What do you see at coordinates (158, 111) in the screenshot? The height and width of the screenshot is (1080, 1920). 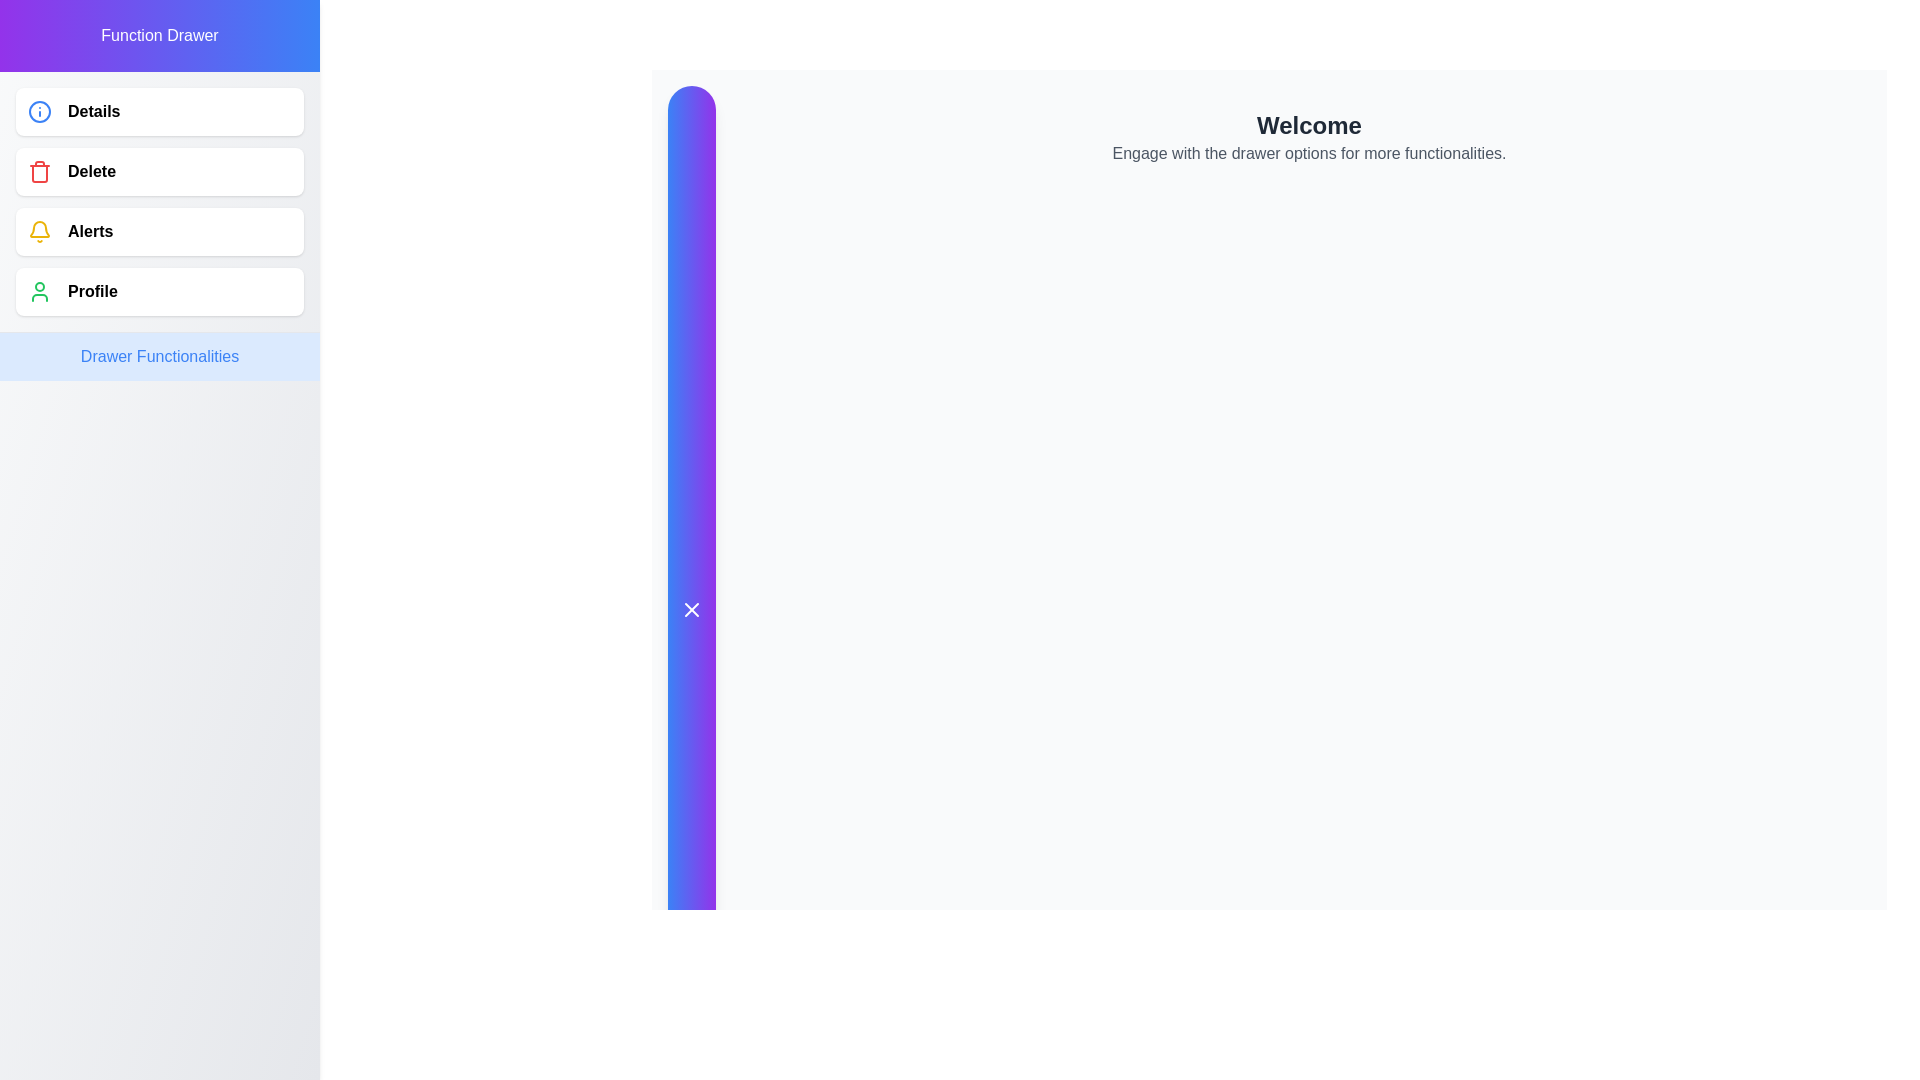 I see `the first button in the vertical list located in the left sidebar` at bounding box center [158, 111].